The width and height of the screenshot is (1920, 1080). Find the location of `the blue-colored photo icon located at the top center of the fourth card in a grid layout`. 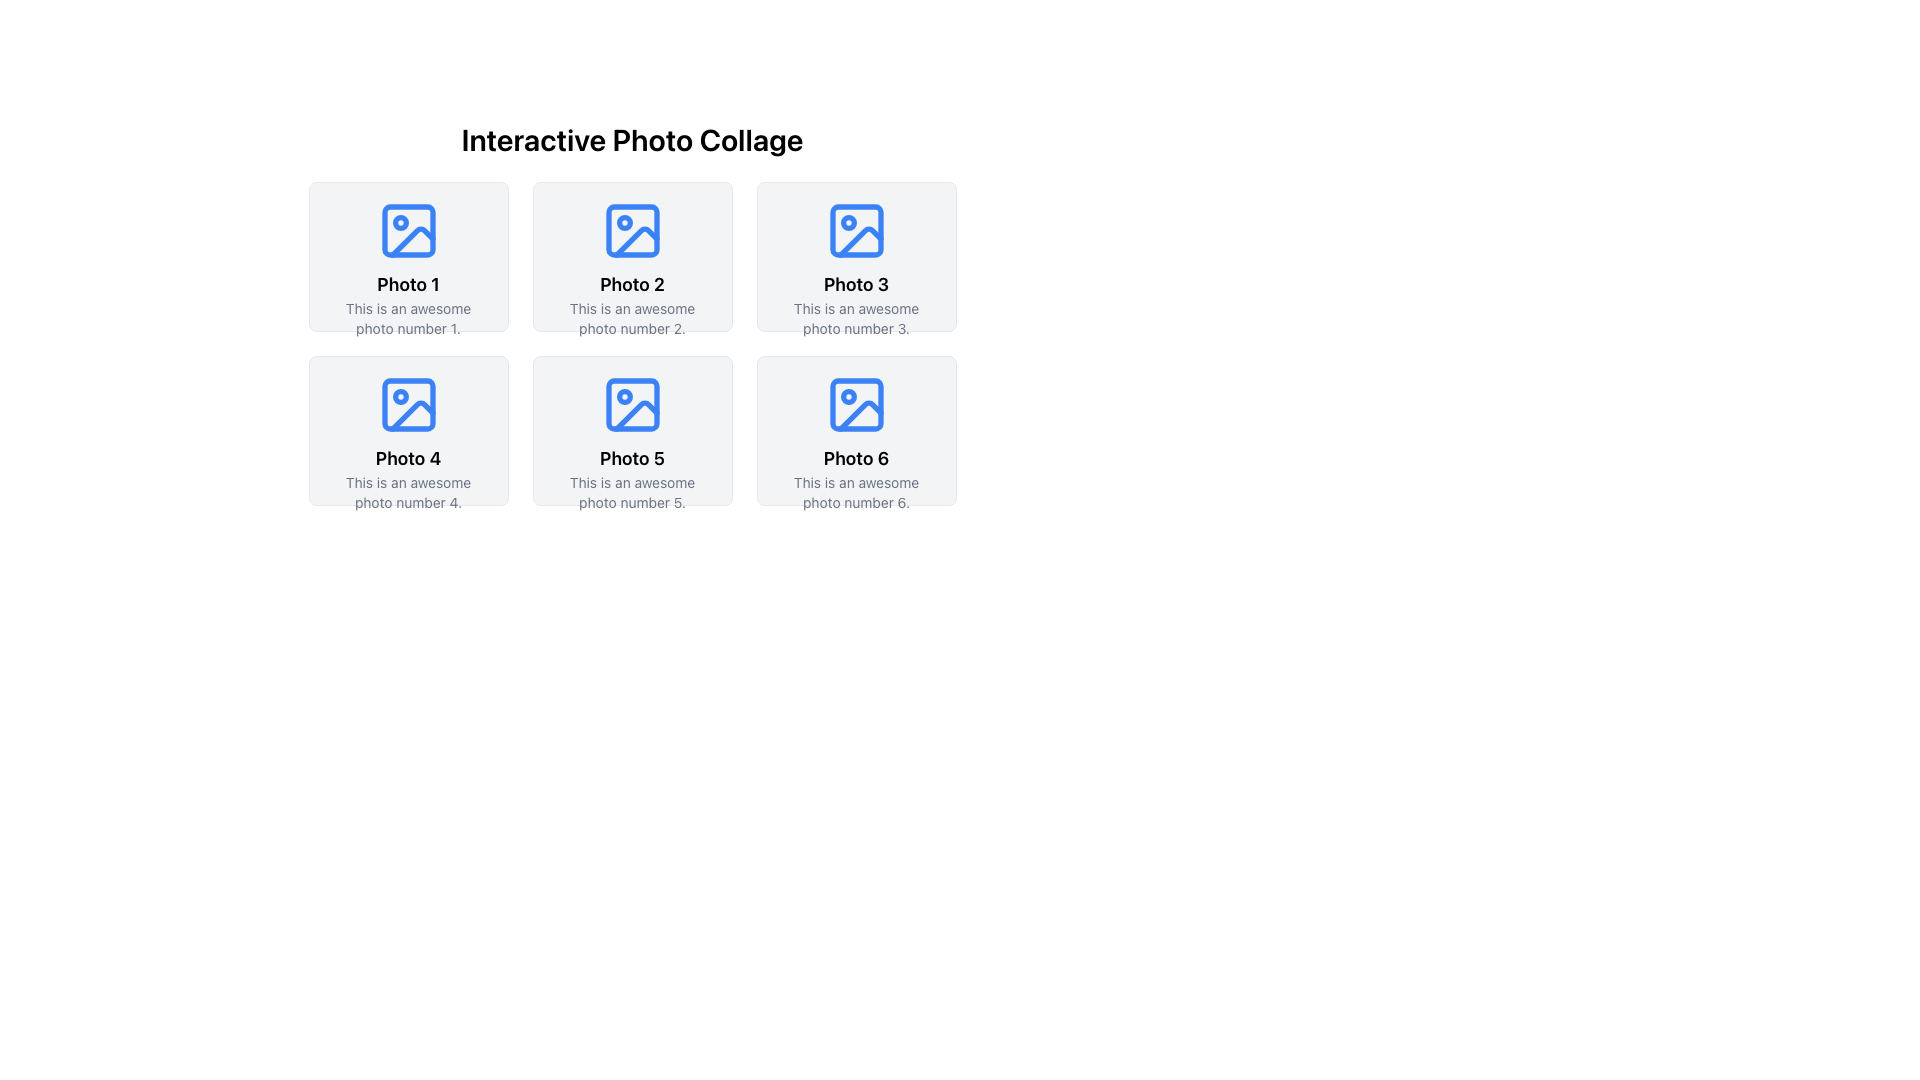

the blue-colored photo icon located at the top center of the fourth card in a grid layout is located at coordinates (407, 405).